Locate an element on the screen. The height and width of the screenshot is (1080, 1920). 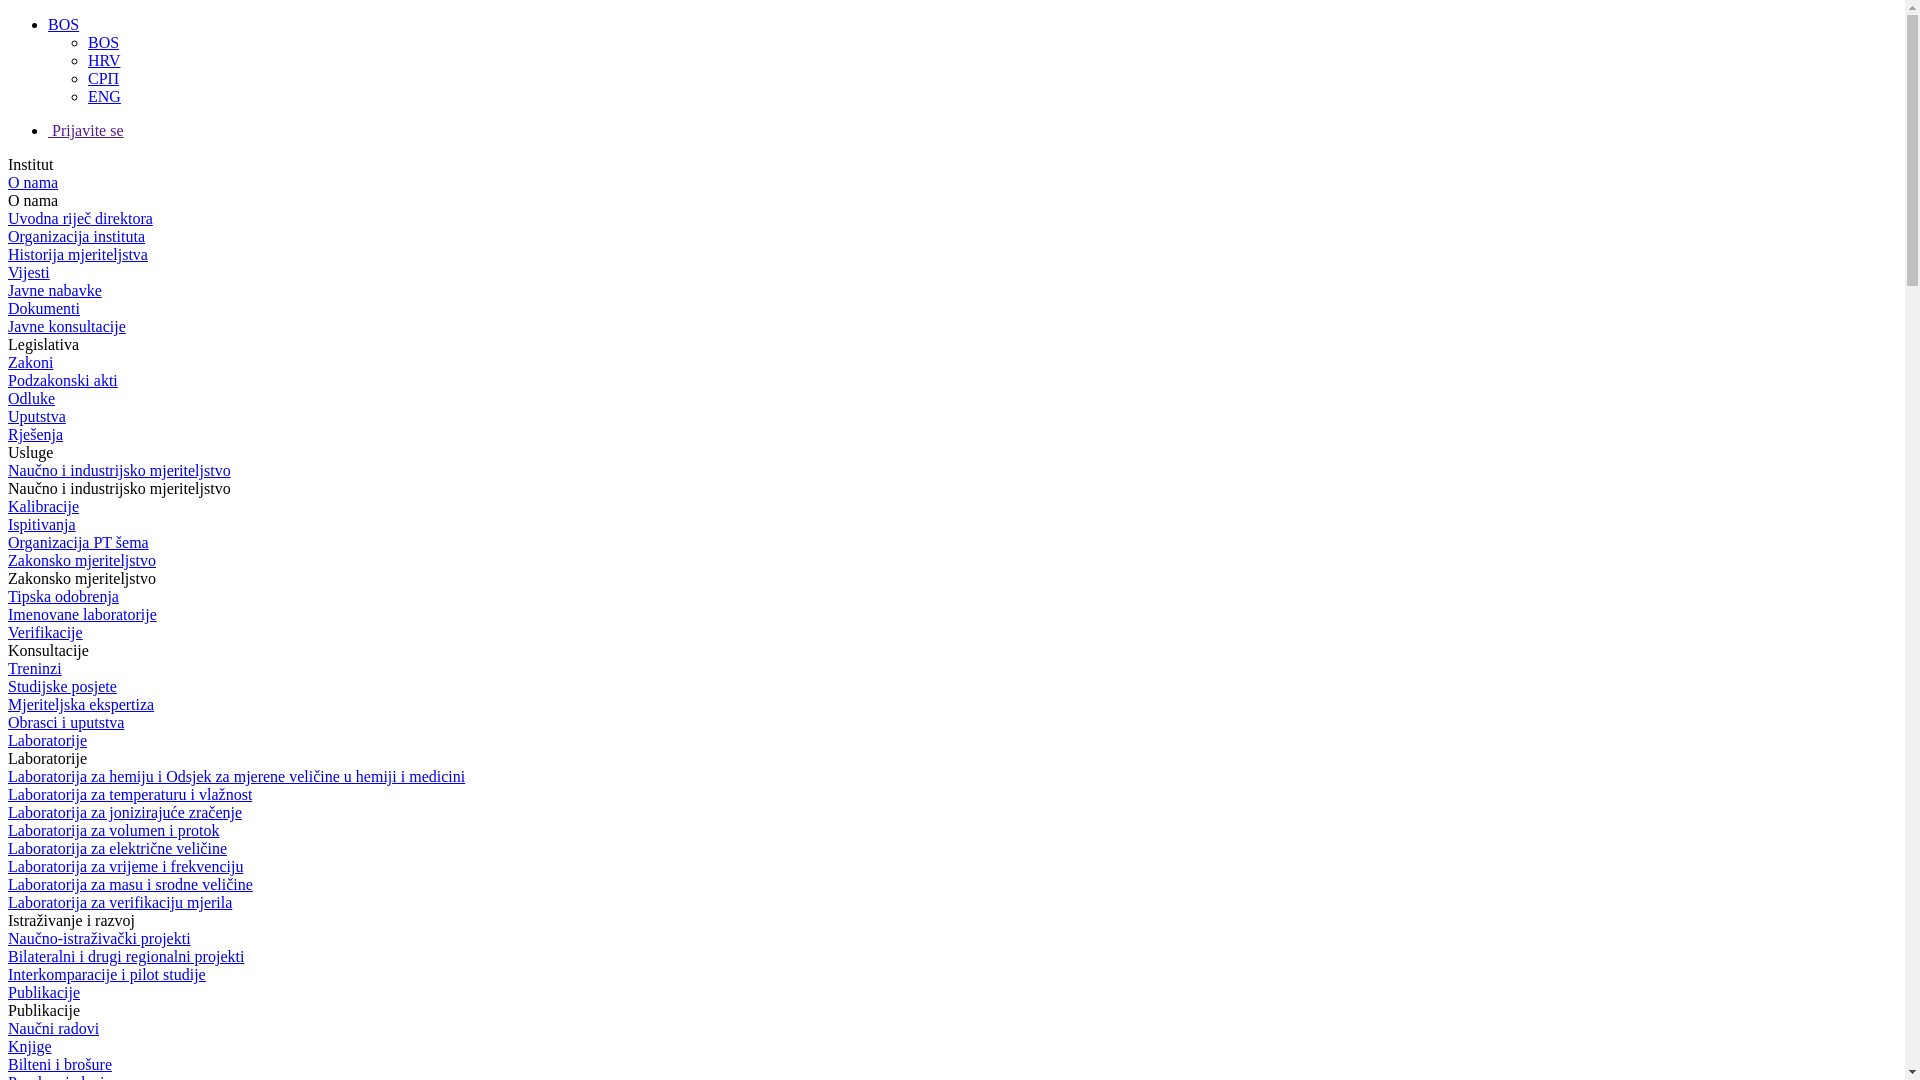
'Historija mjeriteljstva' is located at coordinates (8, 253).